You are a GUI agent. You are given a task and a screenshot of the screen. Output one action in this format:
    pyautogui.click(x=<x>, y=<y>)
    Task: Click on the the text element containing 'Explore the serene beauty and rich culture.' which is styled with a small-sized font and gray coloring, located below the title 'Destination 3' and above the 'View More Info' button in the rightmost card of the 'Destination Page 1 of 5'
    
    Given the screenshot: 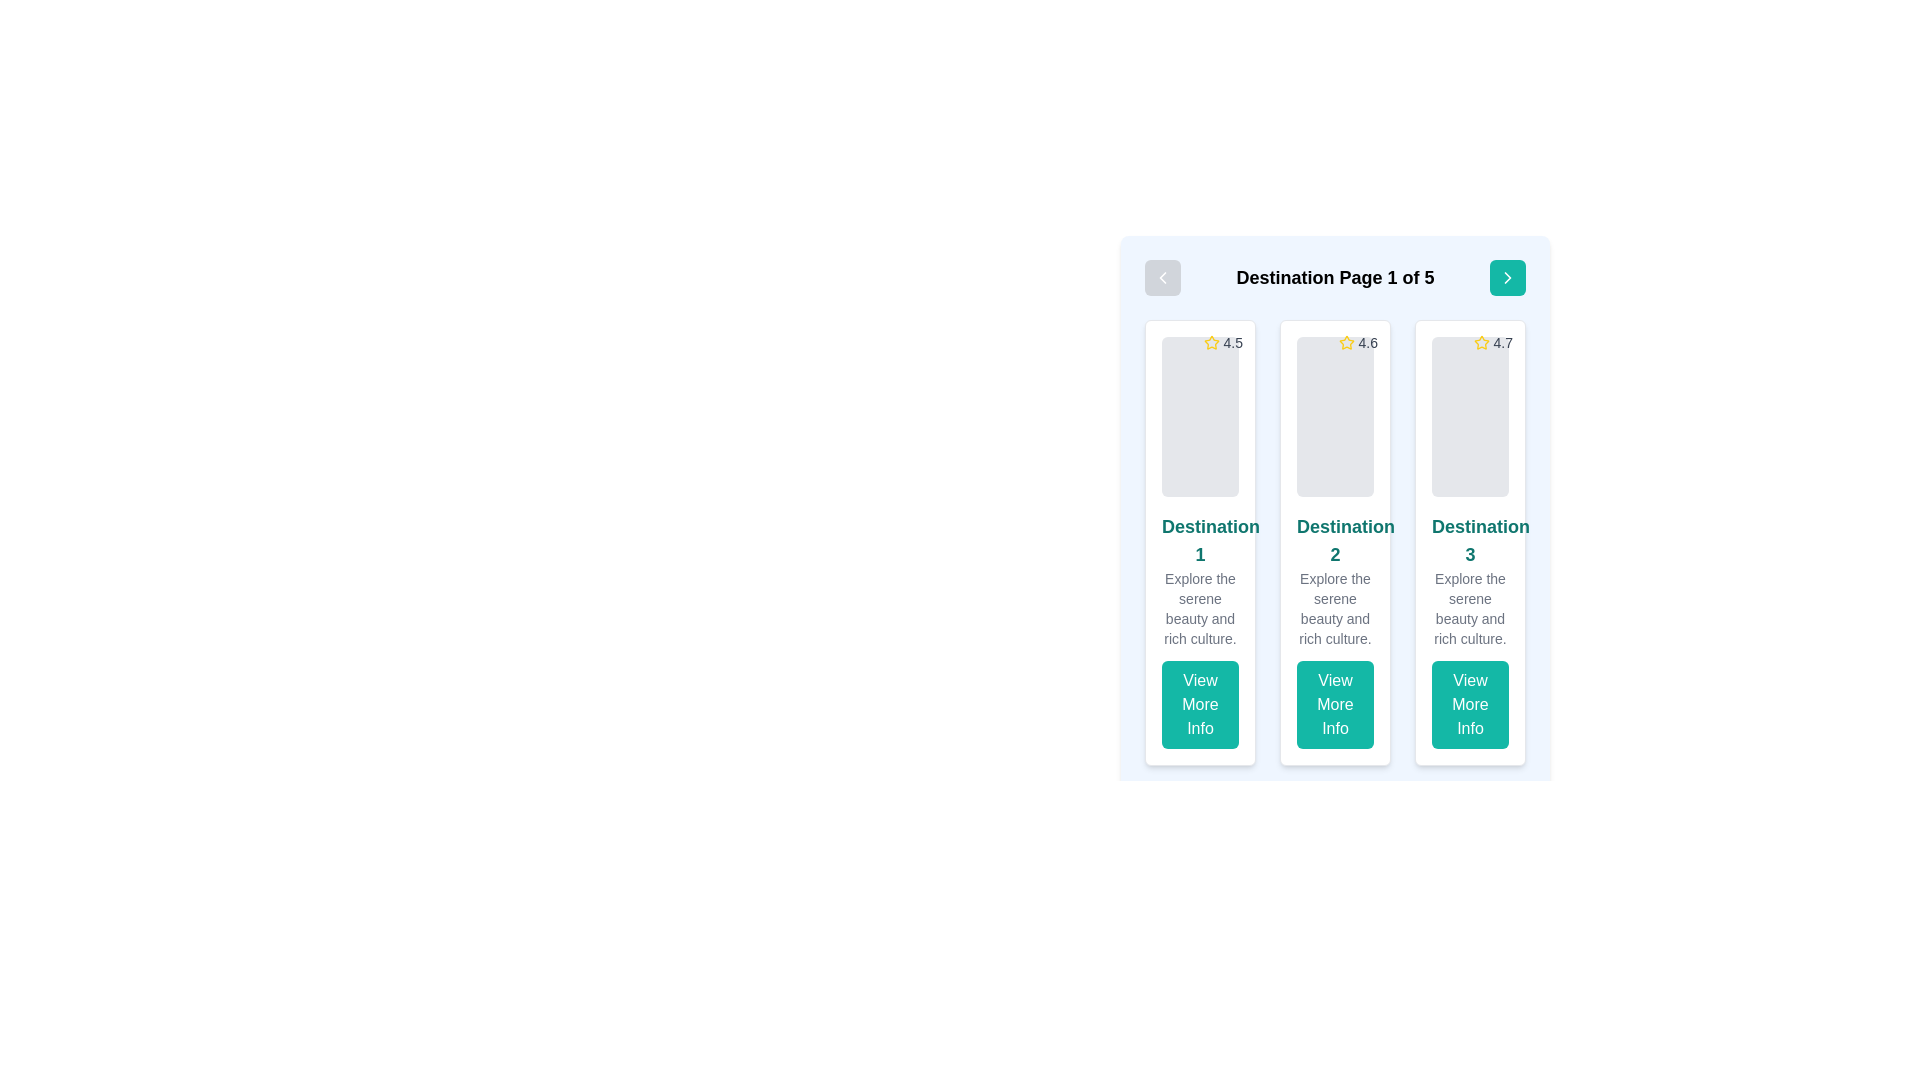 What is the action you would take?
    pyautogui.click(x=1470, y=608)
    